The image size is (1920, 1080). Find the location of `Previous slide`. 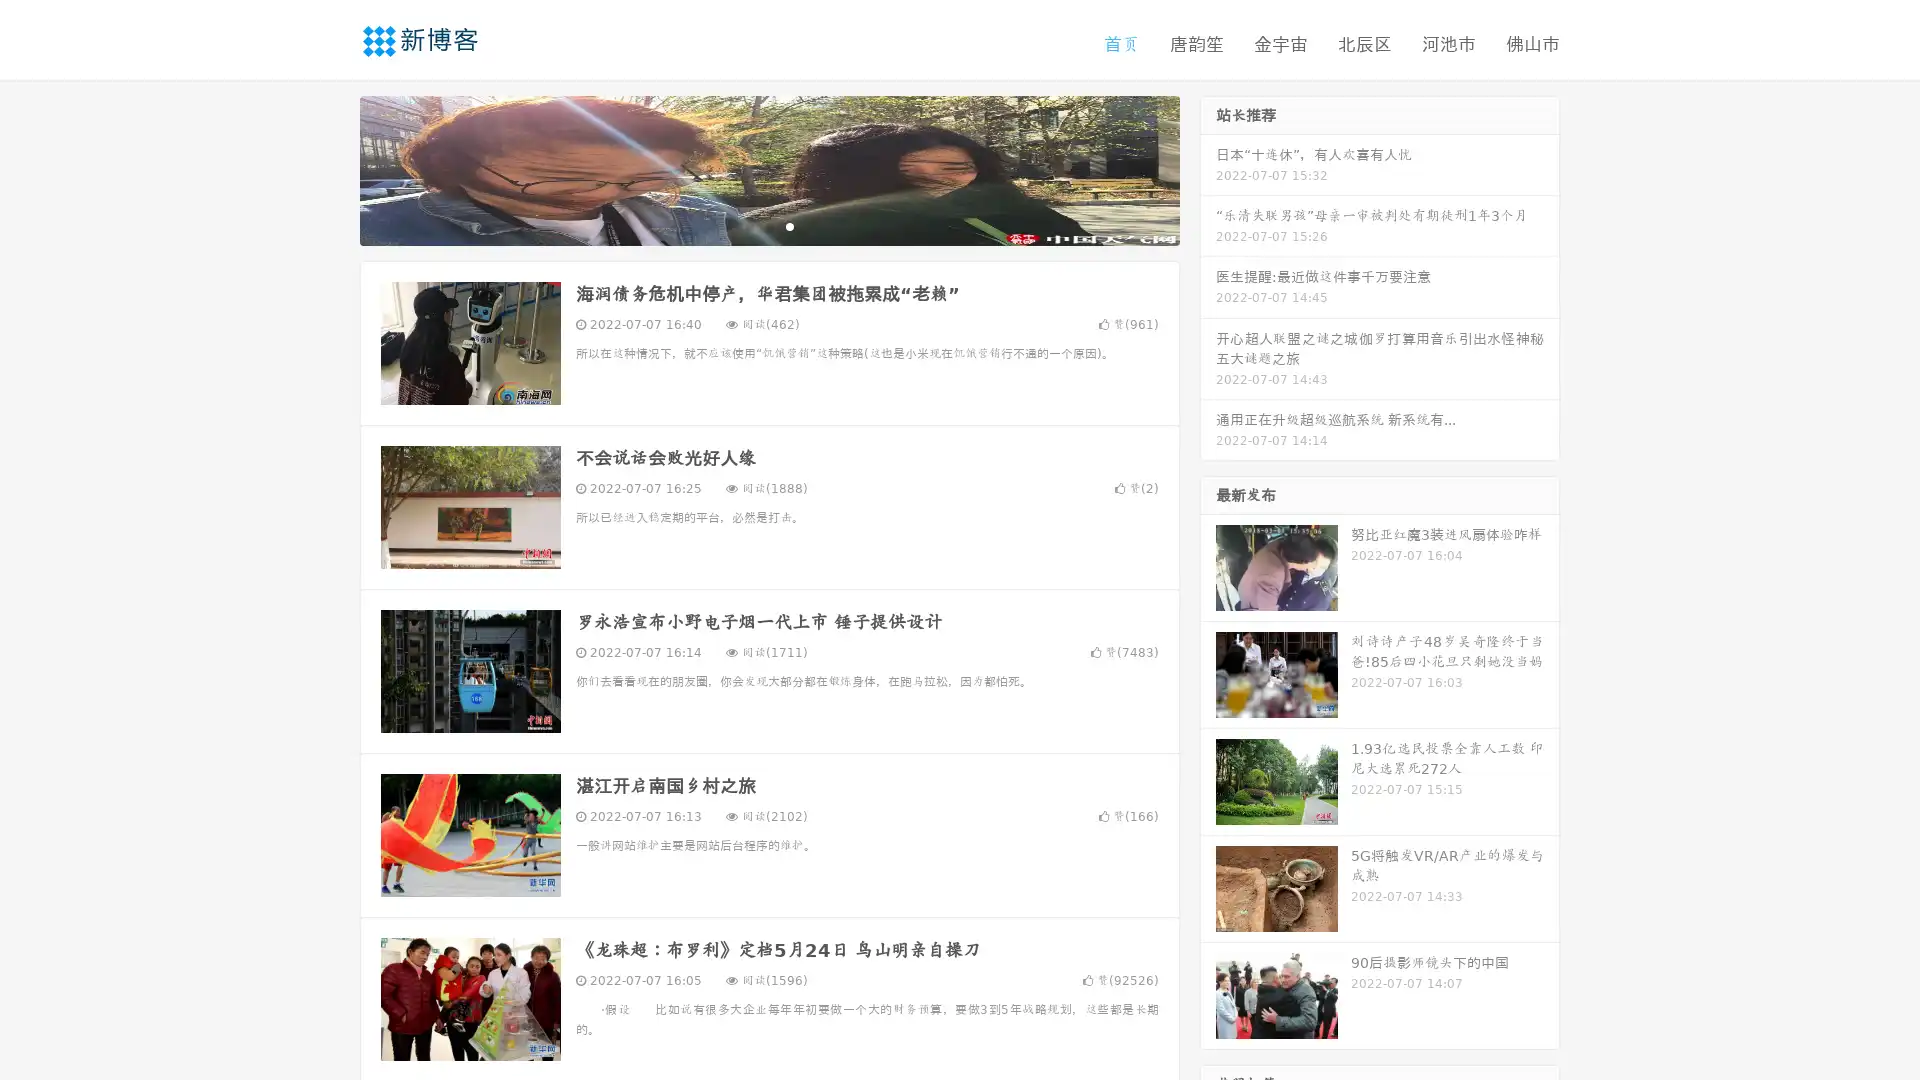

Previous slide is located at coordinates (330, 168).